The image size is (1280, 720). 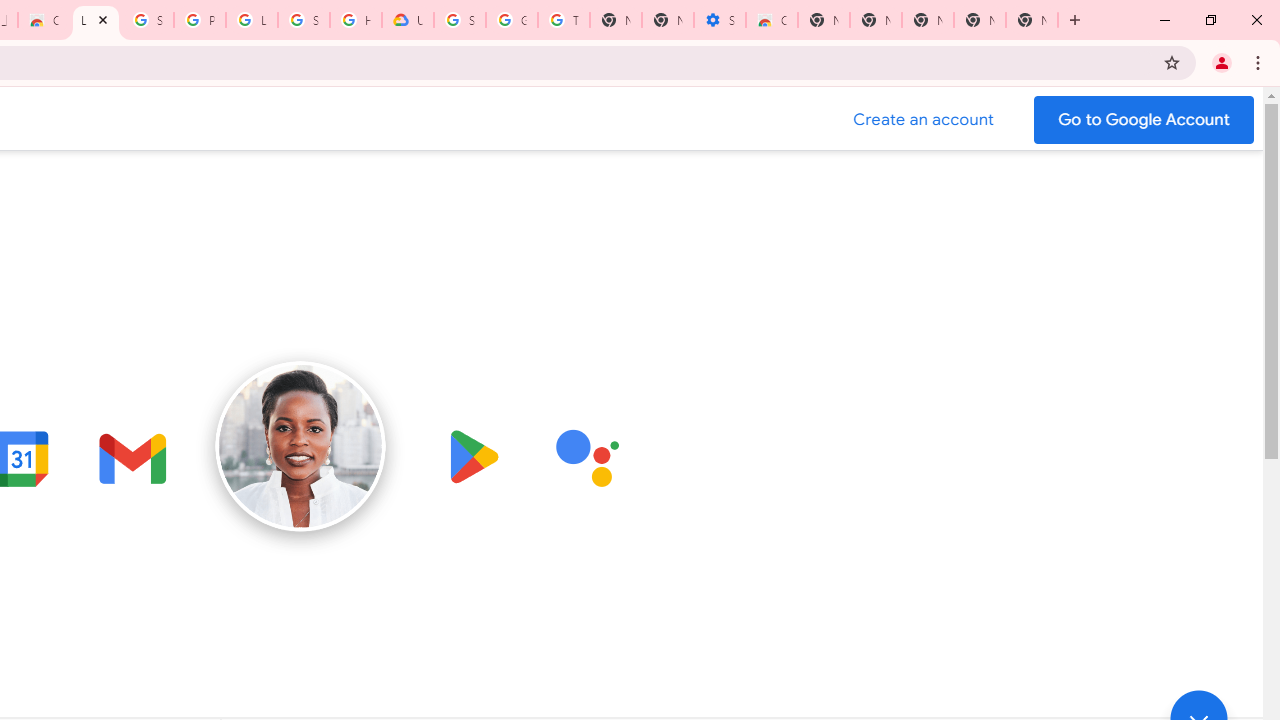 What do you see at coordinates (1032, 20) in the screenshot?
I see `'New Tab'` at bounding box center [1032, 20].